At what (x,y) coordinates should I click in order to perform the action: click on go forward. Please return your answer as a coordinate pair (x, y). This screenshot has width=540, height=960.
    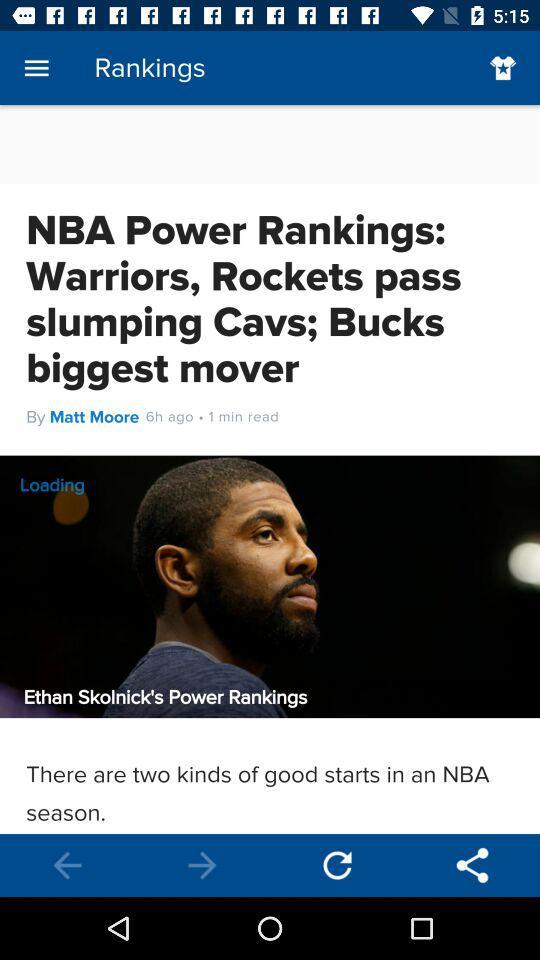
    Looking at the image, I should click on (202, 864).